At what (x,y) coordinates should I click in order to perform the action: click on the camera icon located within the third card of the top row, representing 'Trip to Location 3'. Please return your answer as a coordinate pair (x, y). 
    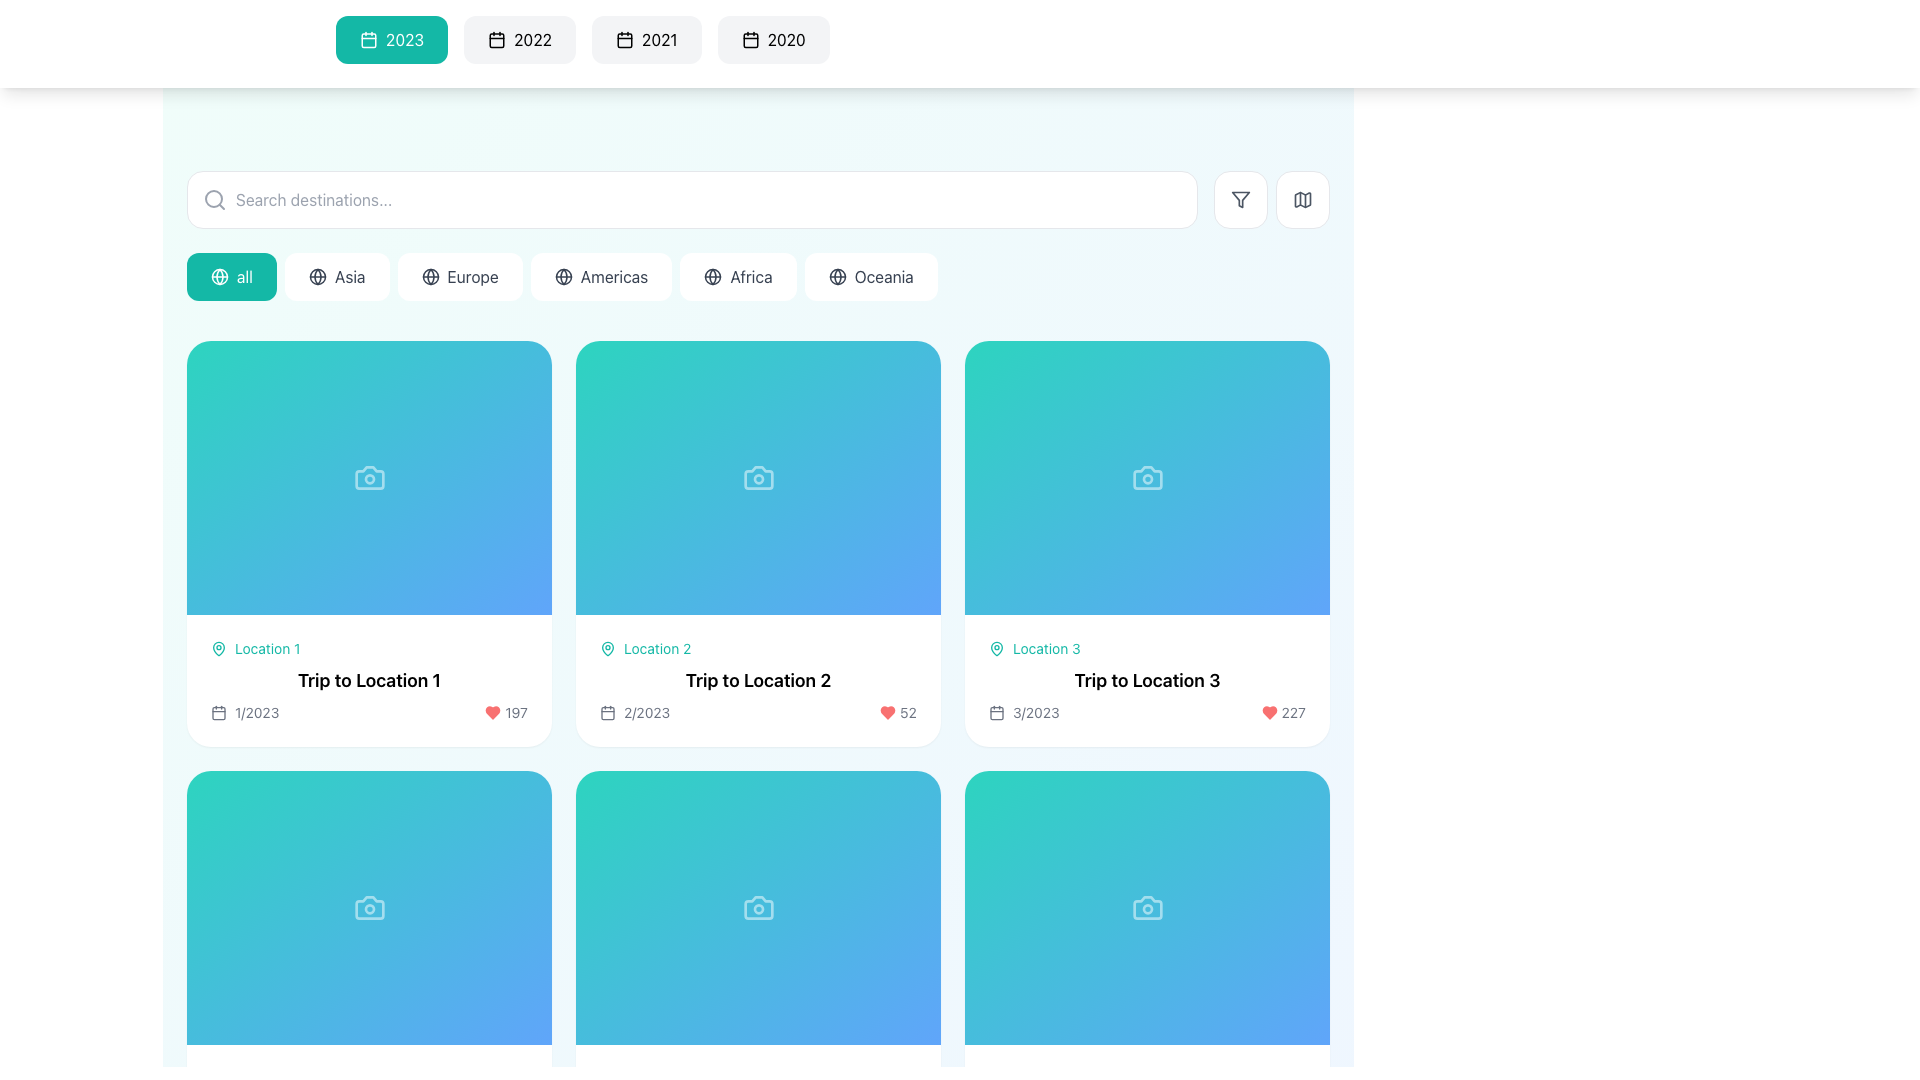
    Looking at the image, I should click on (1147, 477).